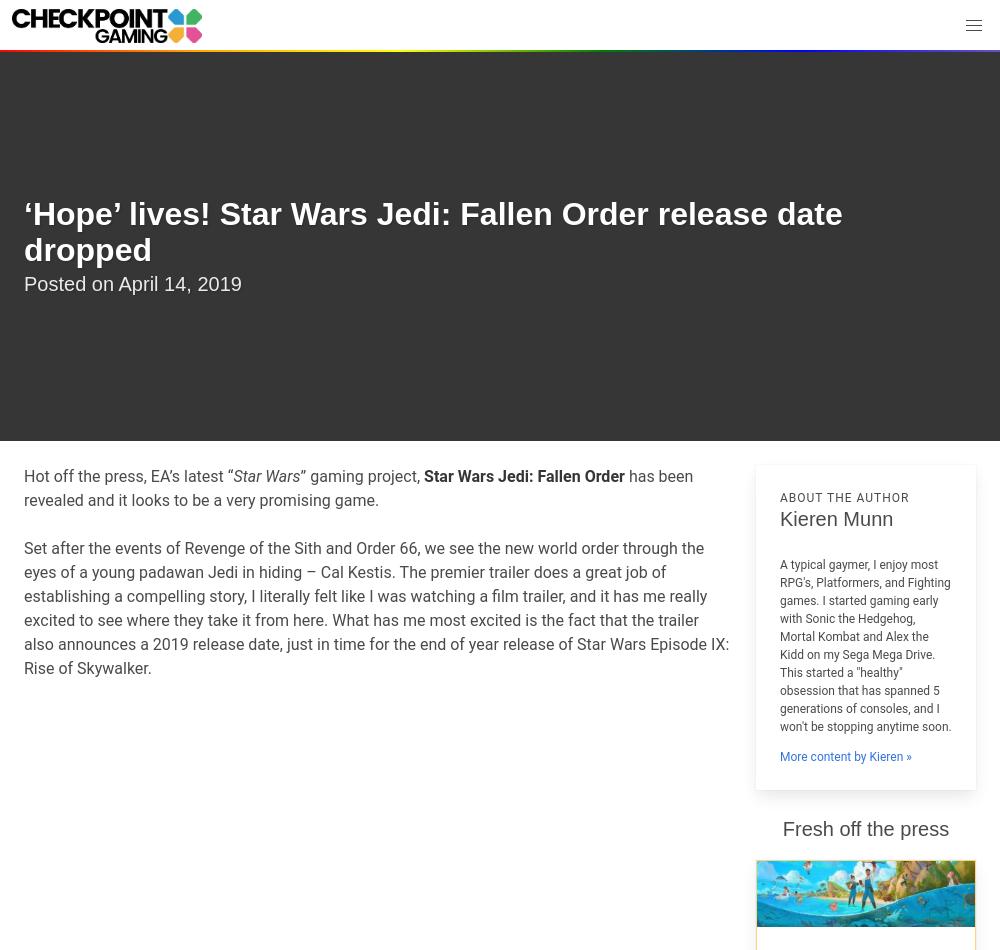 Image resolution: width=1000 pixels, height=950 pixels. I want to click on 'has been revealed and it looks to be a very promising game.', so click(357, 488).